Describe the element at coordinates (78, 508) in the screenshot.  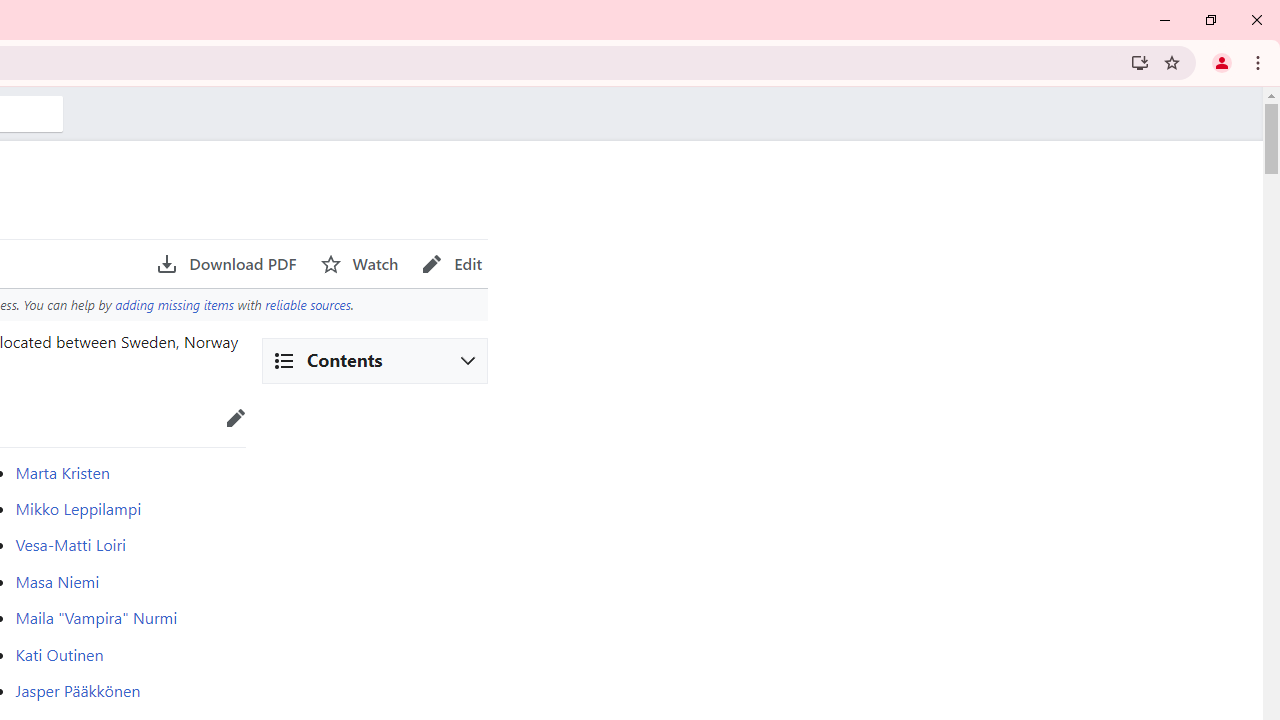
I see `'Mikko Leppilampi'` at that location.